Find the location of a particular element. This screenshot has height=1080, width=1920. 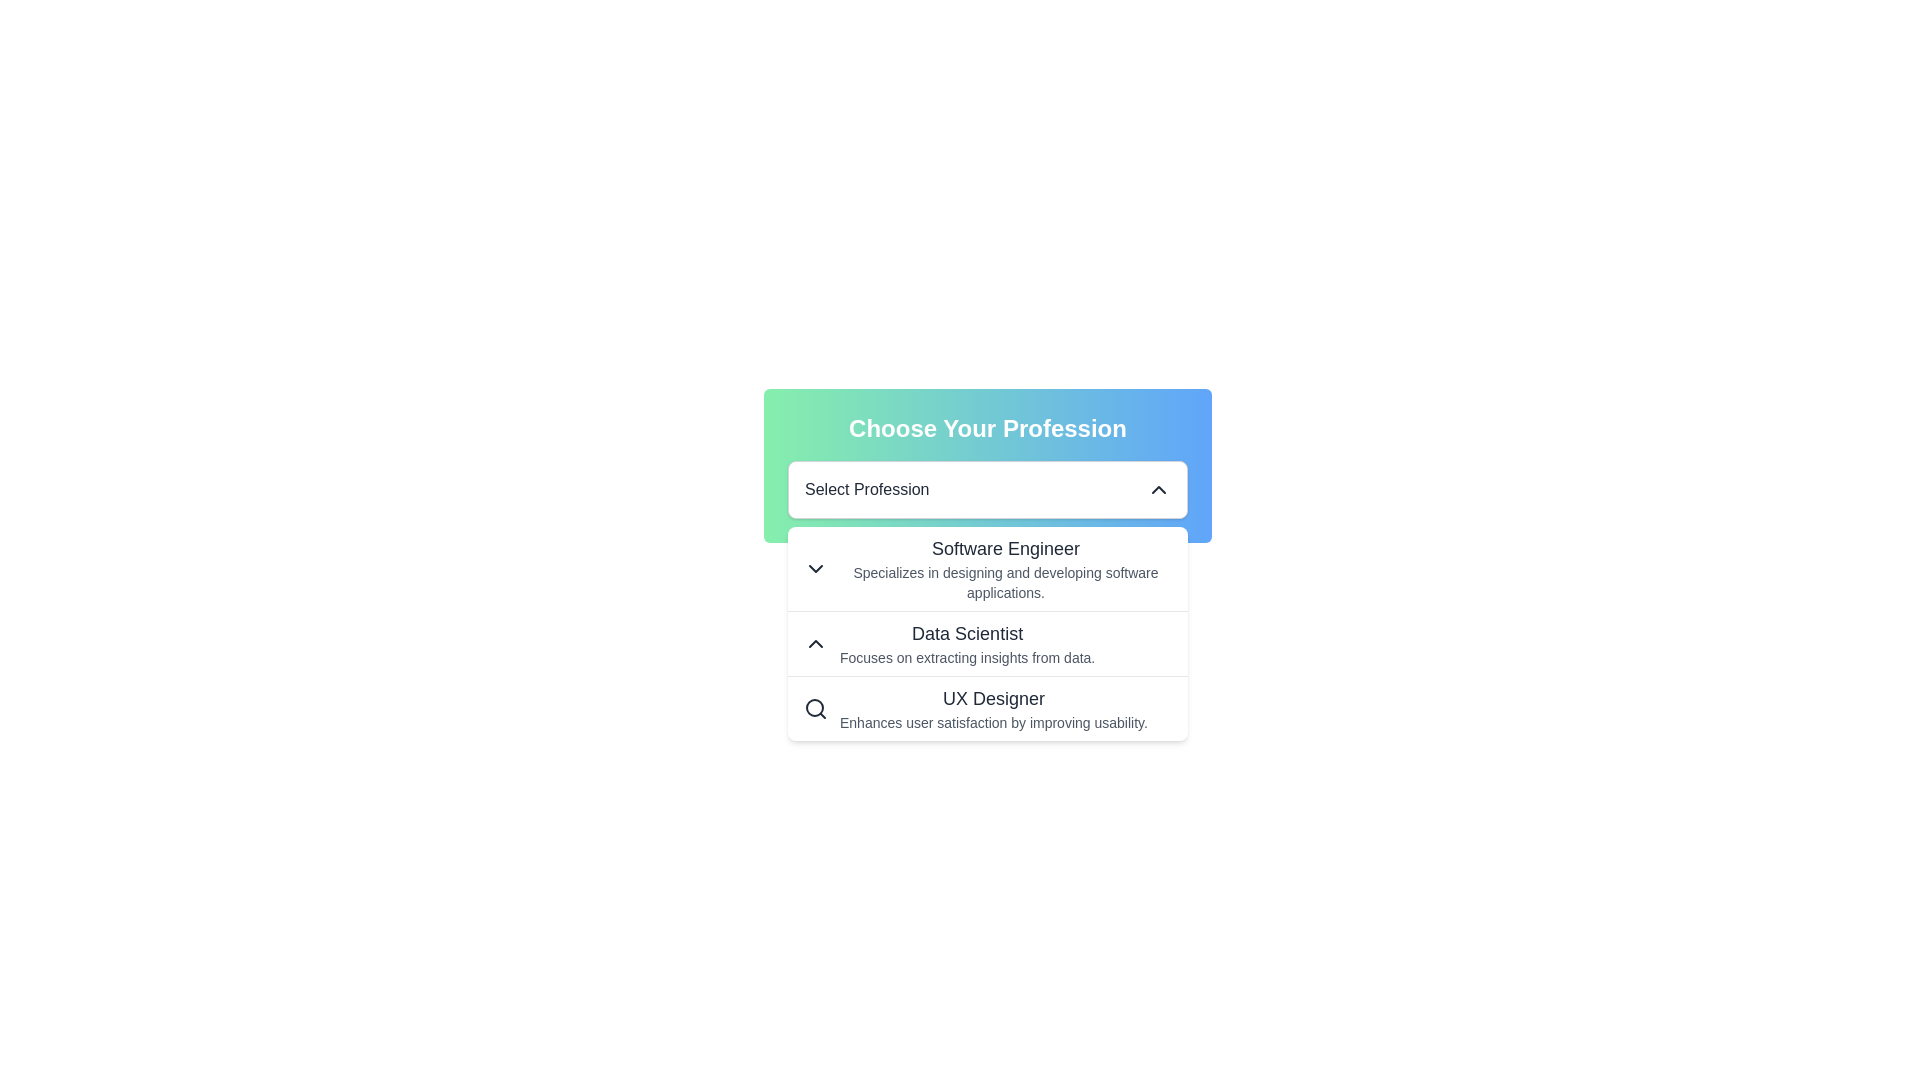

text label 'Software Engineer' that is prominently displayed in a large black font, positioned at the upper-middle section of the dropdown menu is located at coordinates (1006, 548).